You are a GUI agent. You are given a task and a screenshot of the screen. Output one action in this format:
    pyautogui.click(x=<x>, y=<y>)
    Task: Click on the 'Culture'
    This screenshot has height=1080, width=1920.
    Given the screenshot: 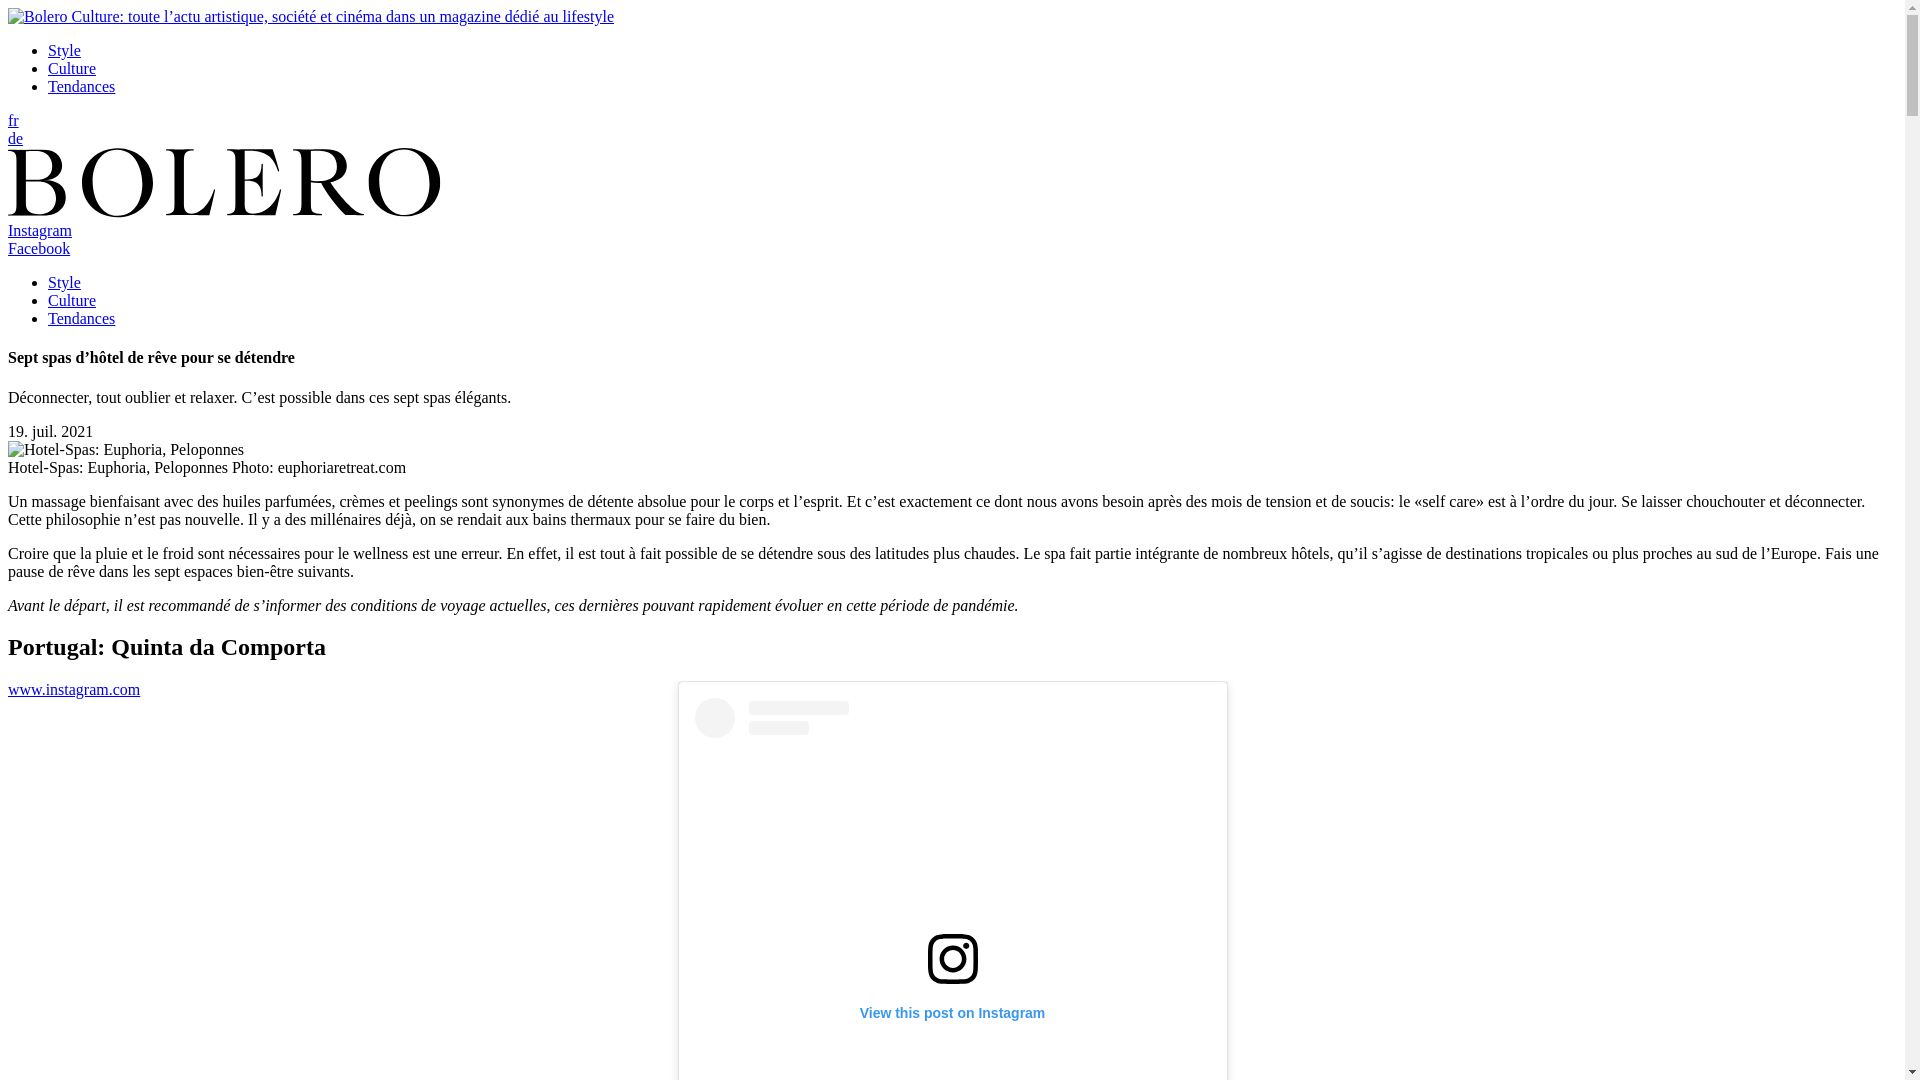 What is the action you would take?
    pyautogui.click(x=72, y=300)
    